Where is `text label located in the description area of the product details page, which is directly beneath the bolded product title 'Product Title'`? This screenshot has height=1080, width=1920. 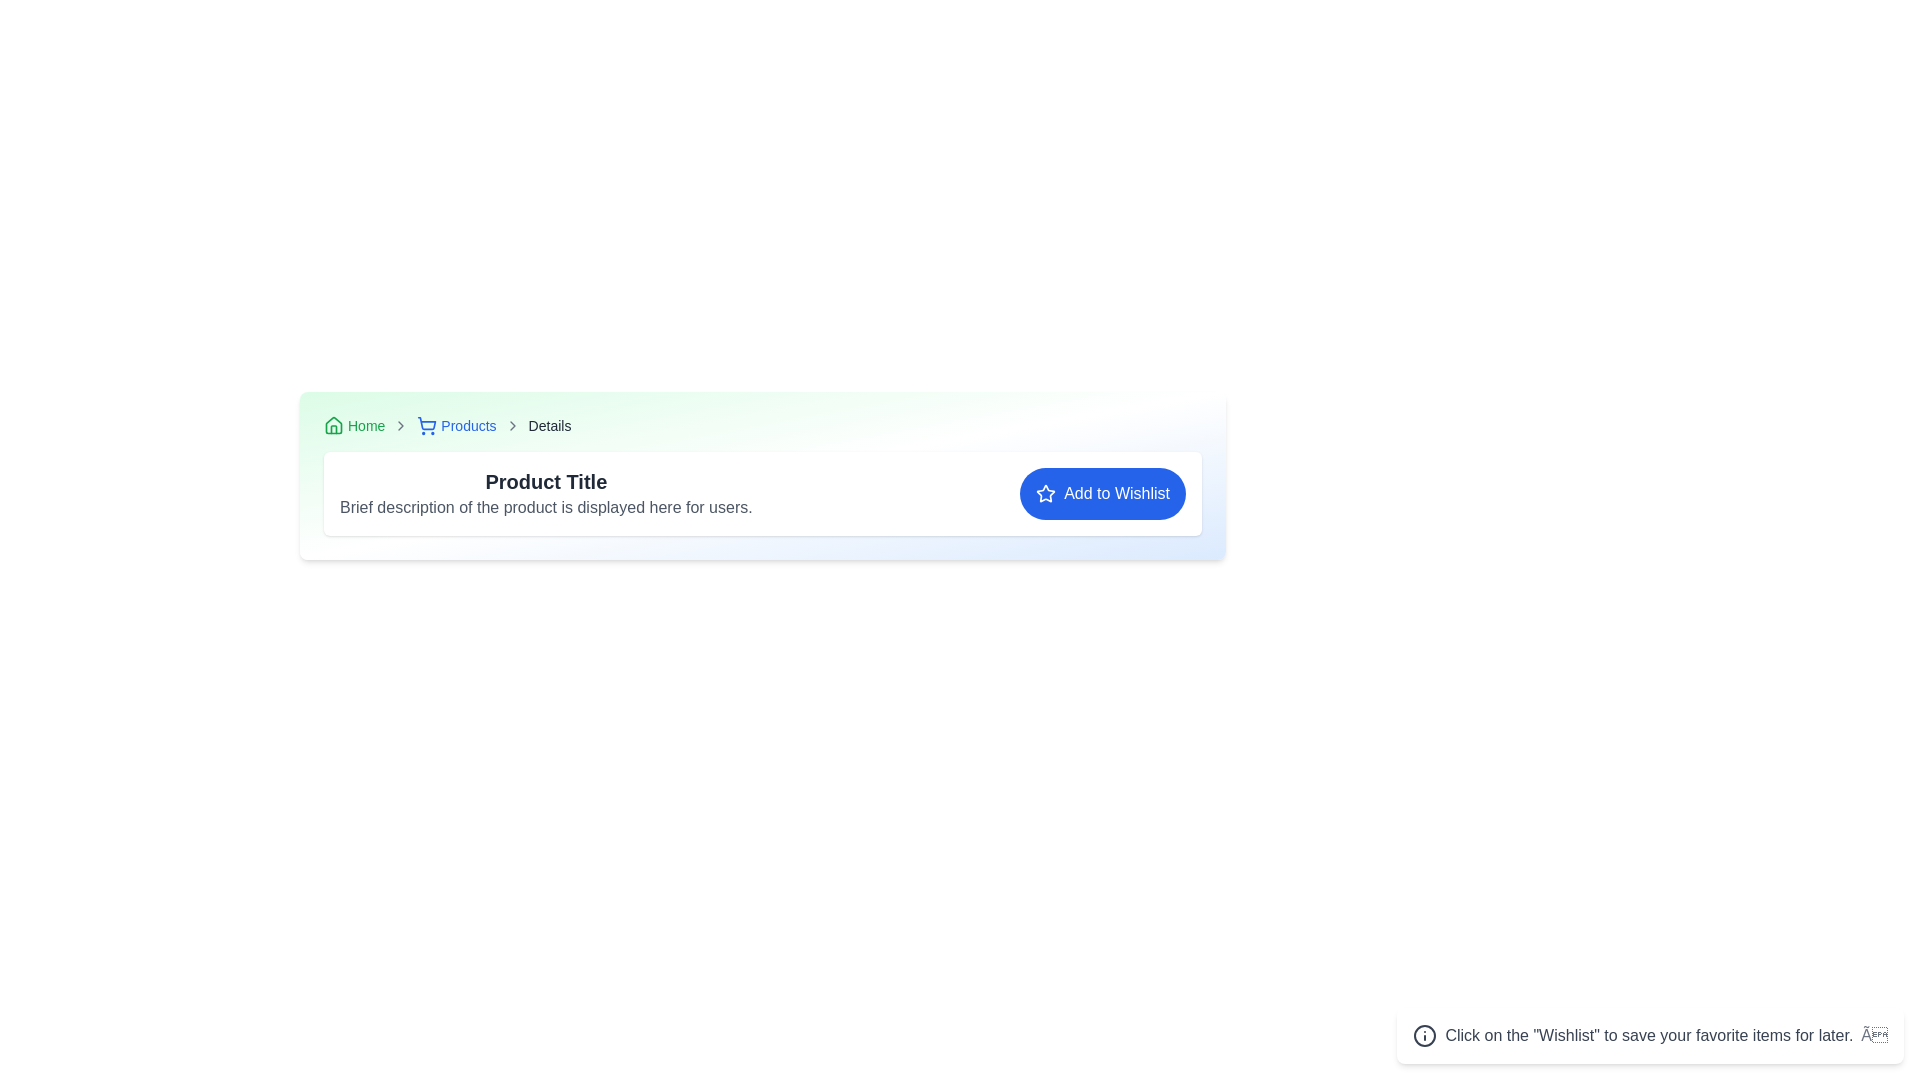
text label located in the description area of the product details page, which is directly beneath the bolded product title 'Product Title' is located at coordinates (546, 507).